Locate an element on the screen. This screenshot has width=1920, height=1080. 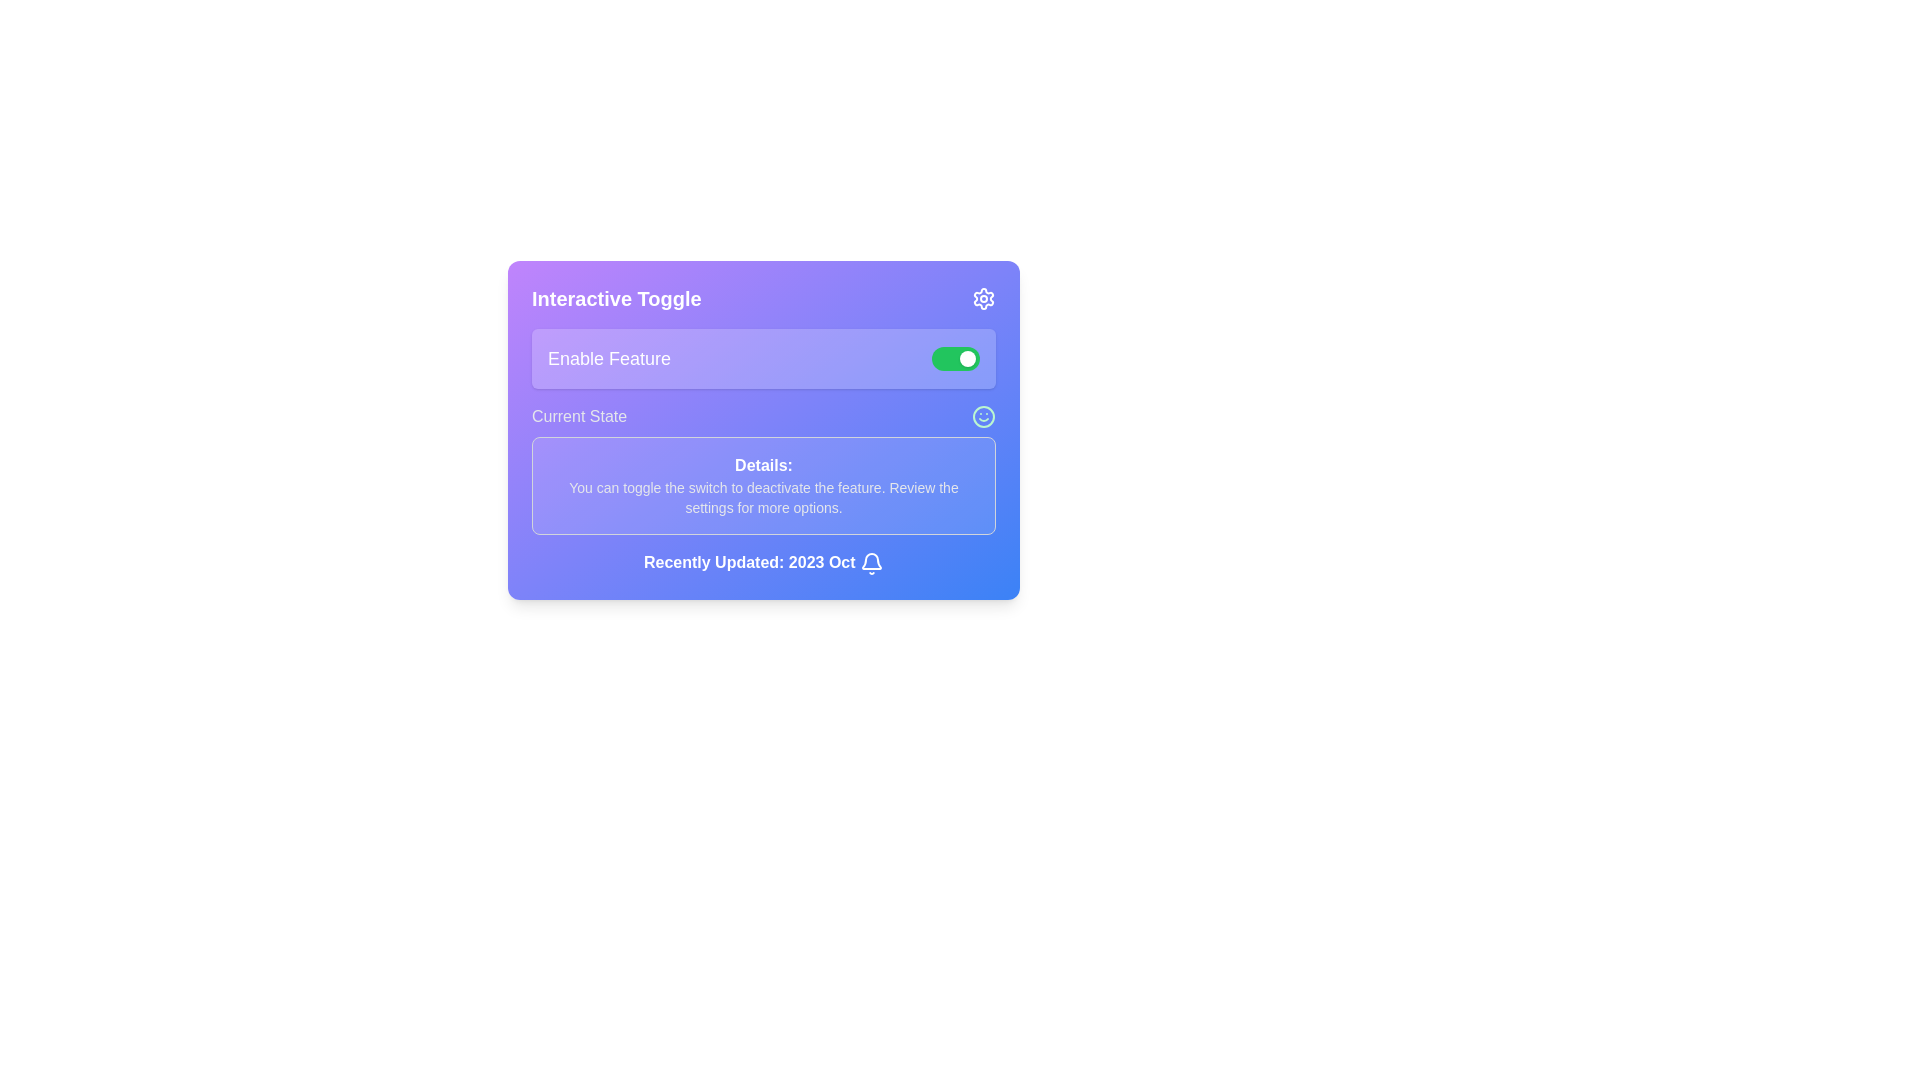
the small bell icon located at the far right of the block containing the text 'Recently Updated: 2023 Oct', which is part of the 'Interactive Toggle' card is located at coordinates (872, 563).